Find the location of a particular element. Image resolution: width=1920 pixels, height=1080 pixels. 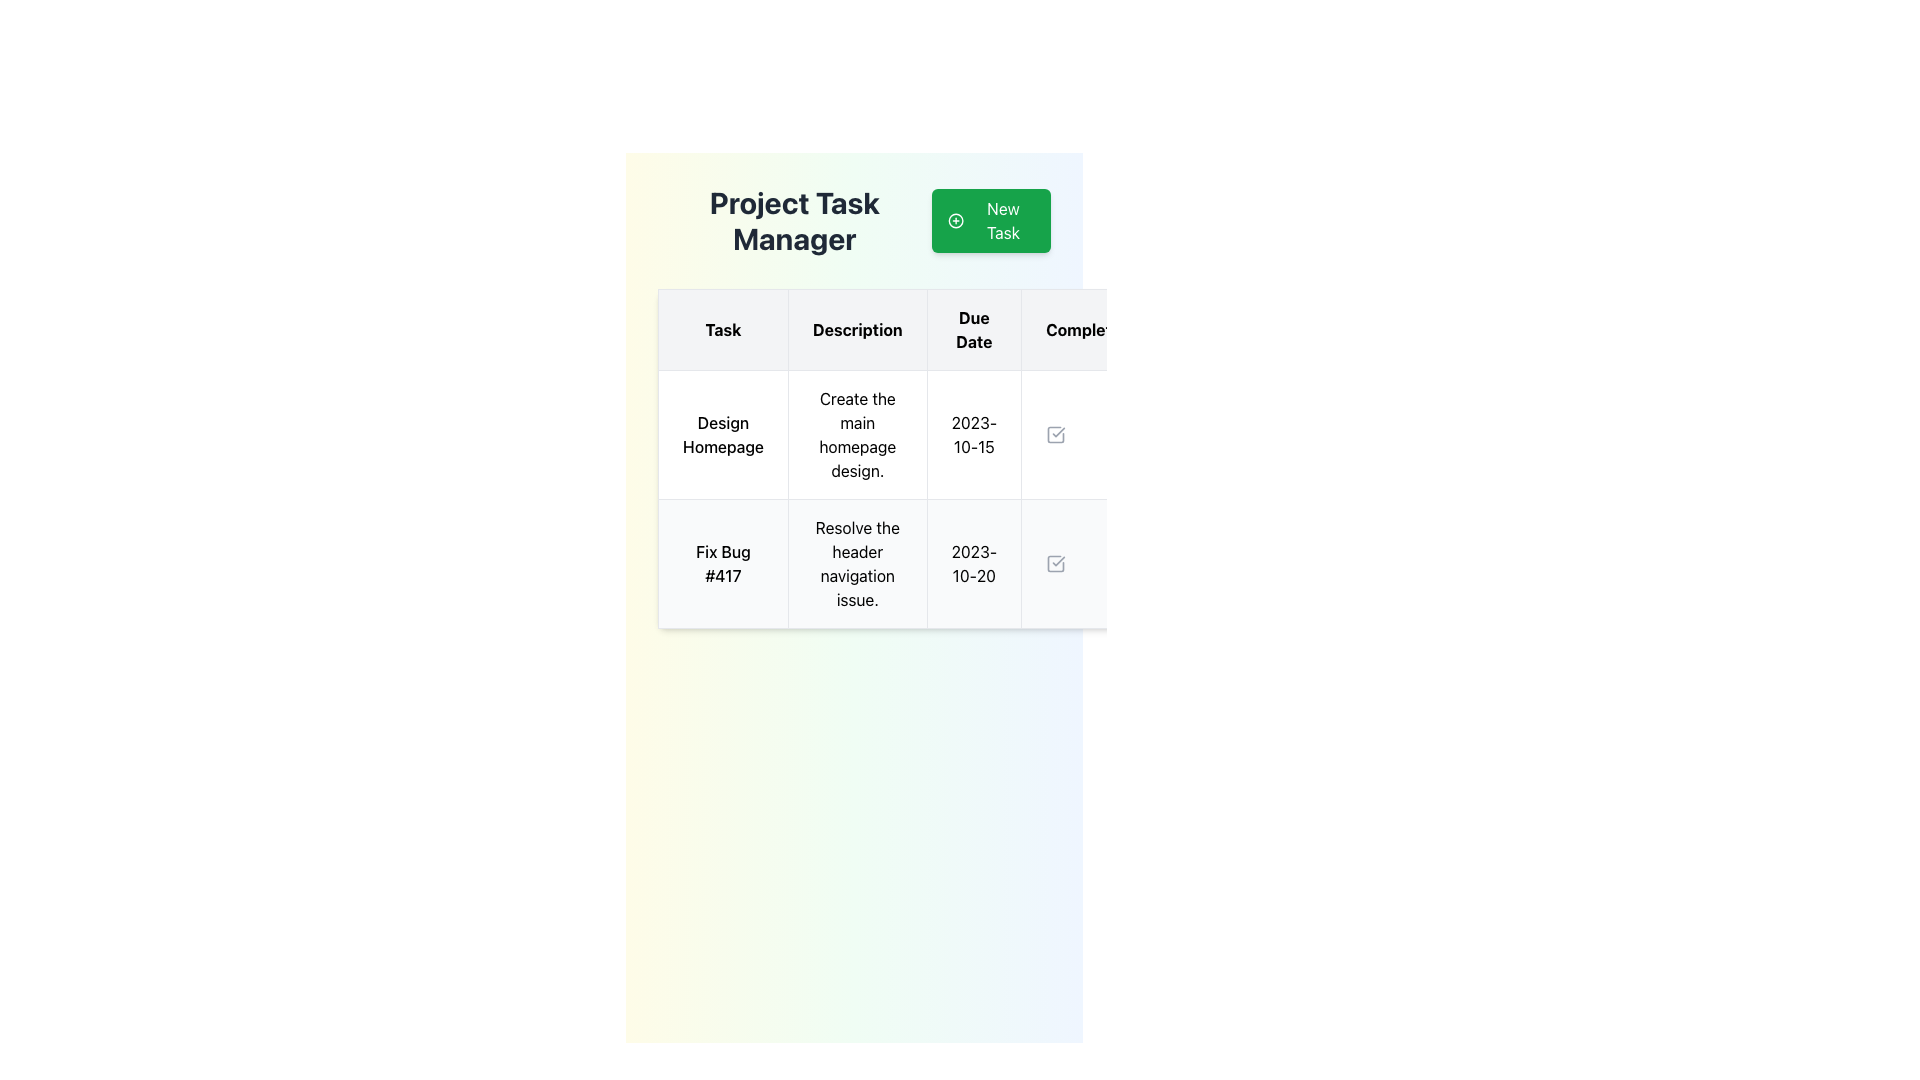

on the task title label in the second row of the task column in the project management interface is located at coordinates (722, 563).